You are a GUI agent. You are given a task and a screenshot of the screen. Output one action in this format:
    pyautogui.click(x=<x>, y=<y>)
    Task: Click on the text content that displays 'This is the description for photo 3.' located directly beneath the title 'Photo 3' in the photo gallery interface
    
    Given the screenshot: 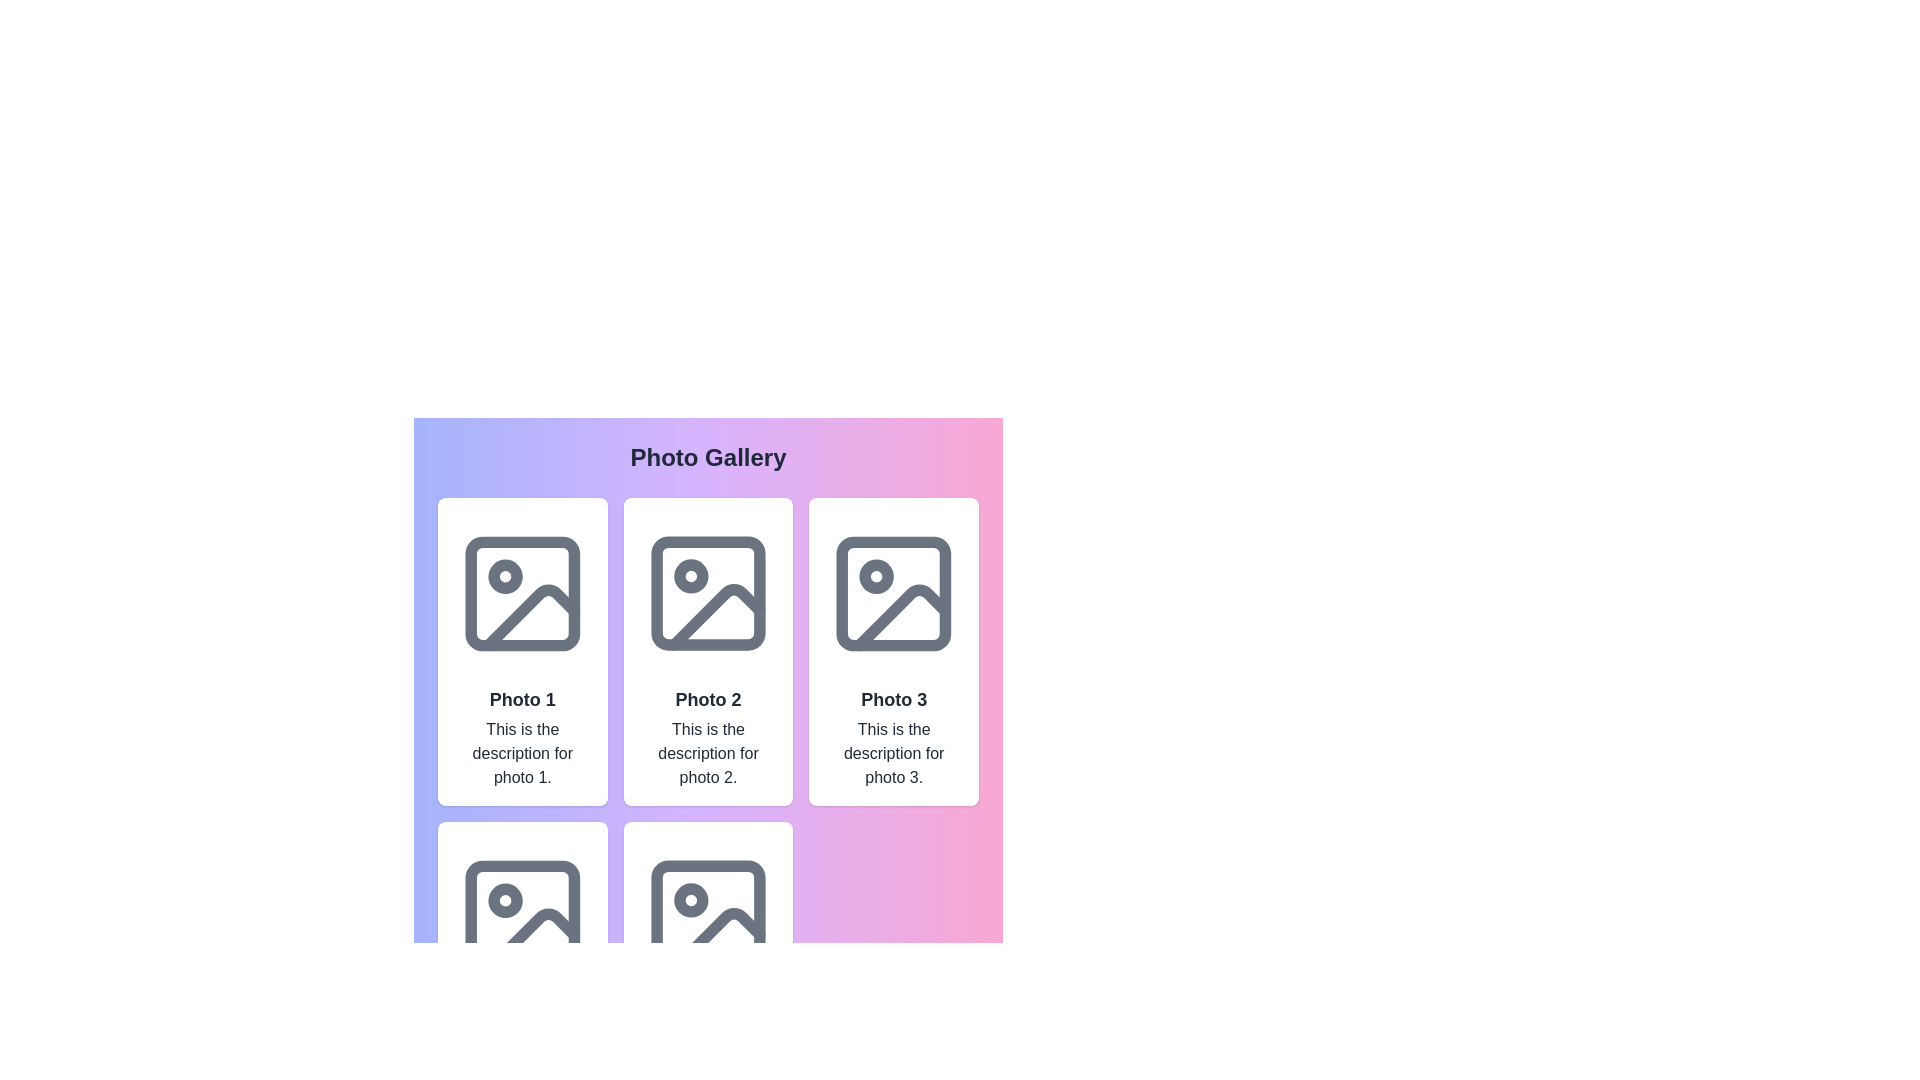 What is the action you would take?
    pyautogui.click(x=893, y=753)
    